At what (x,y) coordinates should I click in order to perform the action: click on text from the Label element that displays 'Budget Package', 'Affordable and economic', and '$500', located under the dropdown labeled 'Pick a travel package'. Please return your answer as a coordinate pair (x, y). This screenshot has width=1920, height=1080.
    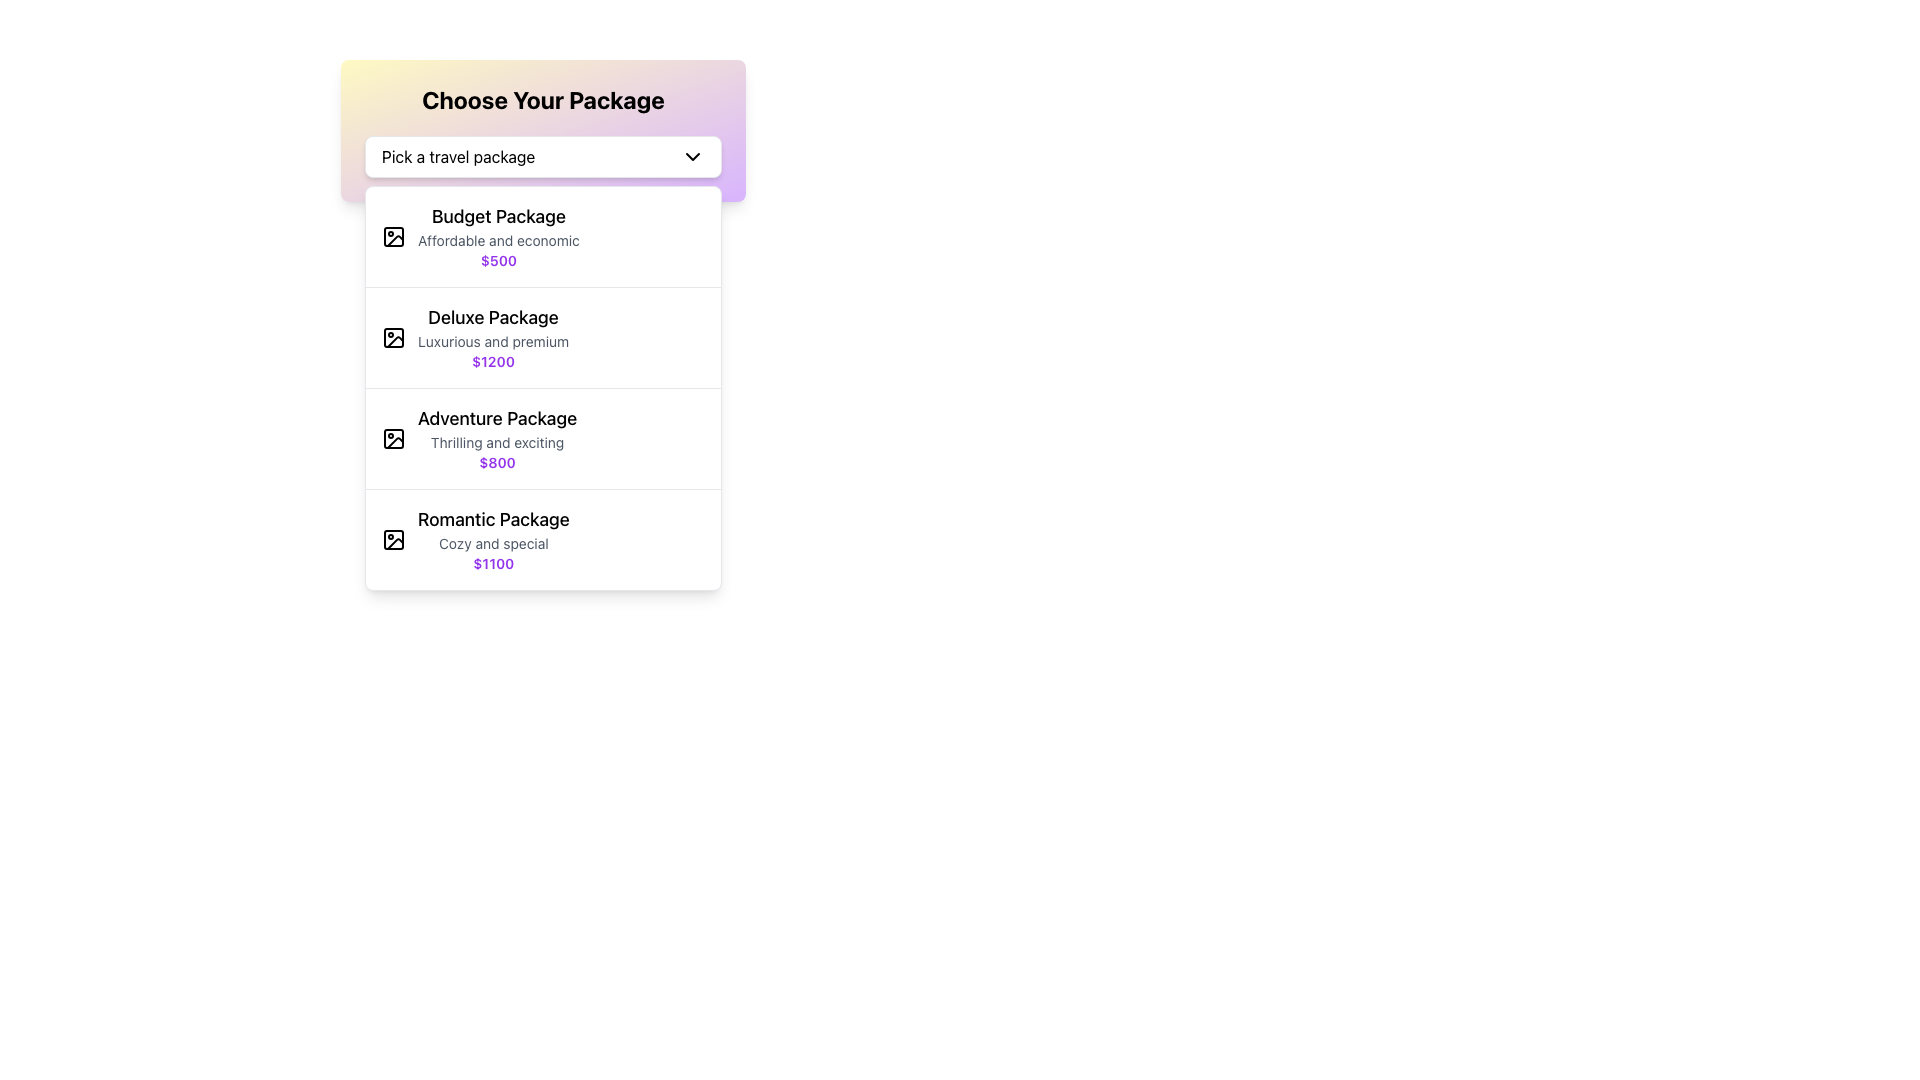
    Looking at the image, I should click on (499, 235).